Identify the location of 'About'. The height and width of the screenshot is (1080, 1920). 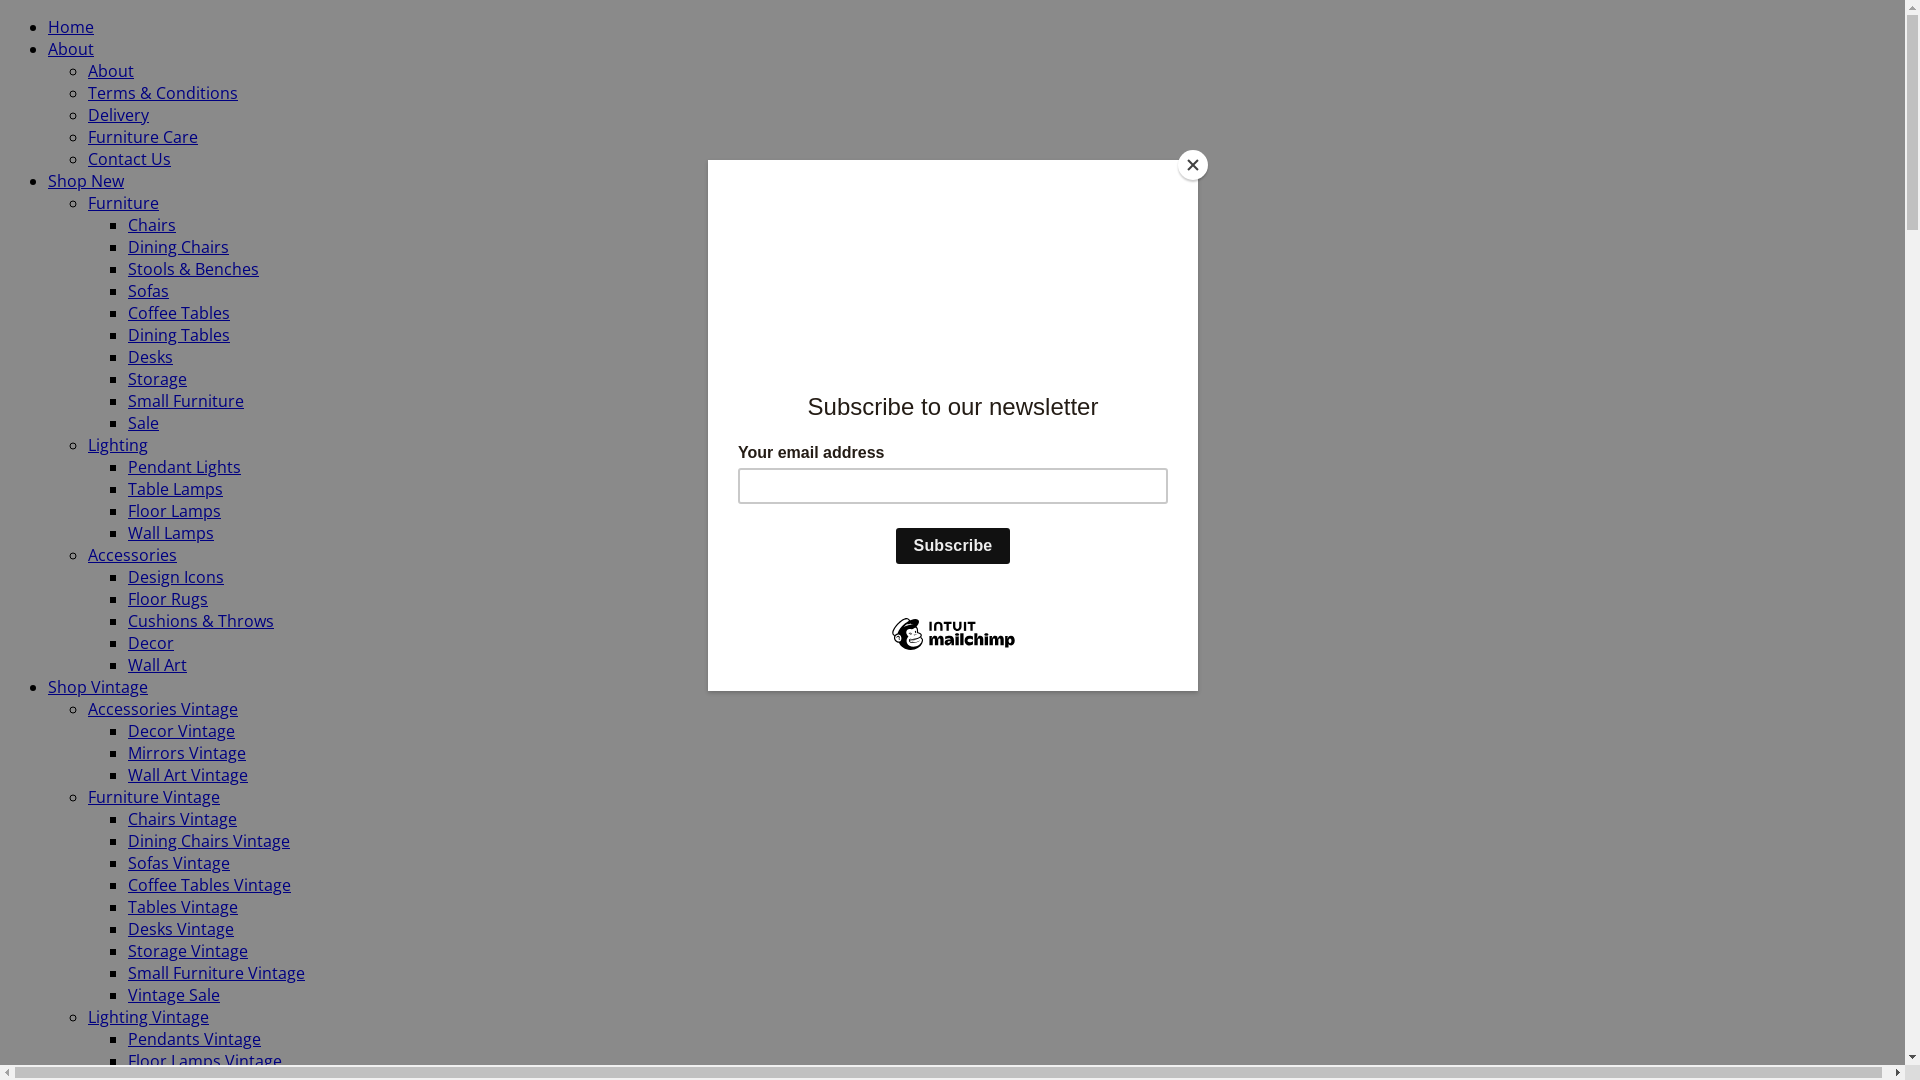
(48, 48).